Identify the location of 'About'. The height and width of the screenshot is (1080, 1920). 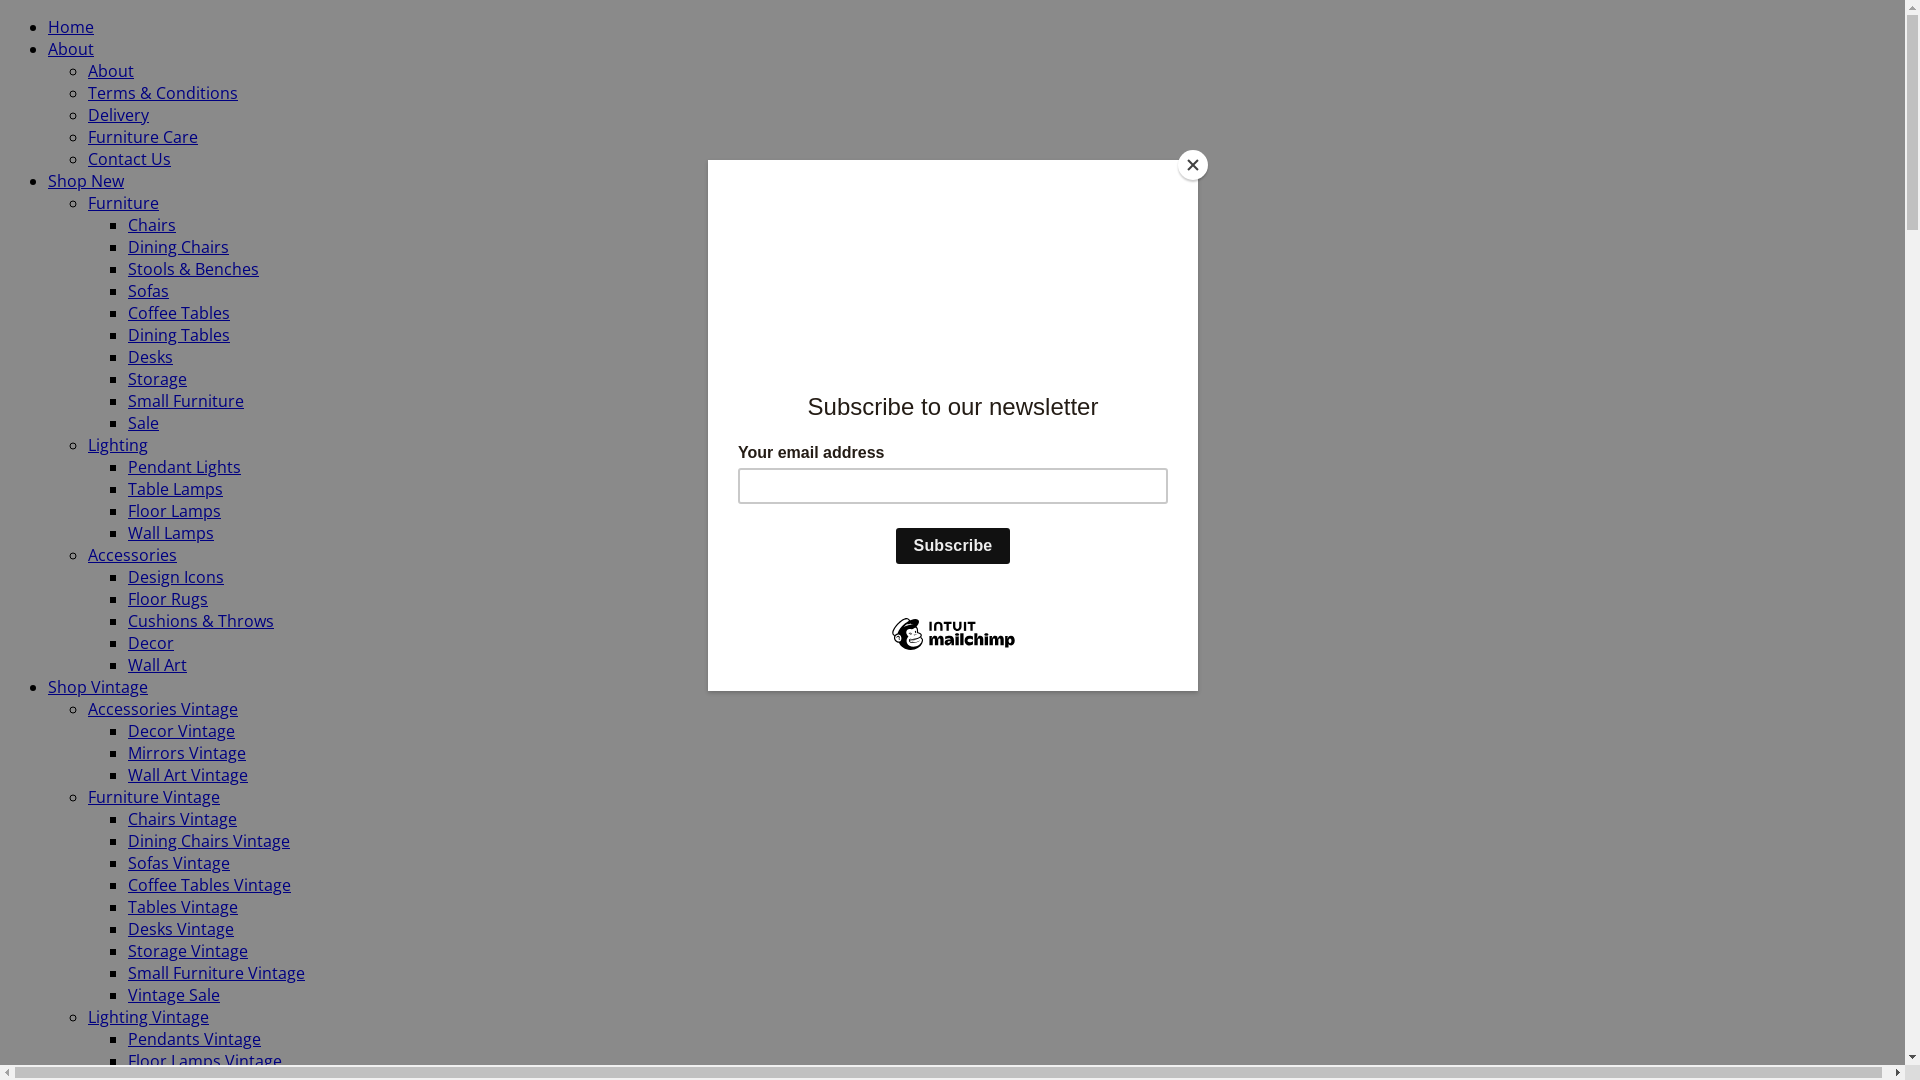
(48, 48).